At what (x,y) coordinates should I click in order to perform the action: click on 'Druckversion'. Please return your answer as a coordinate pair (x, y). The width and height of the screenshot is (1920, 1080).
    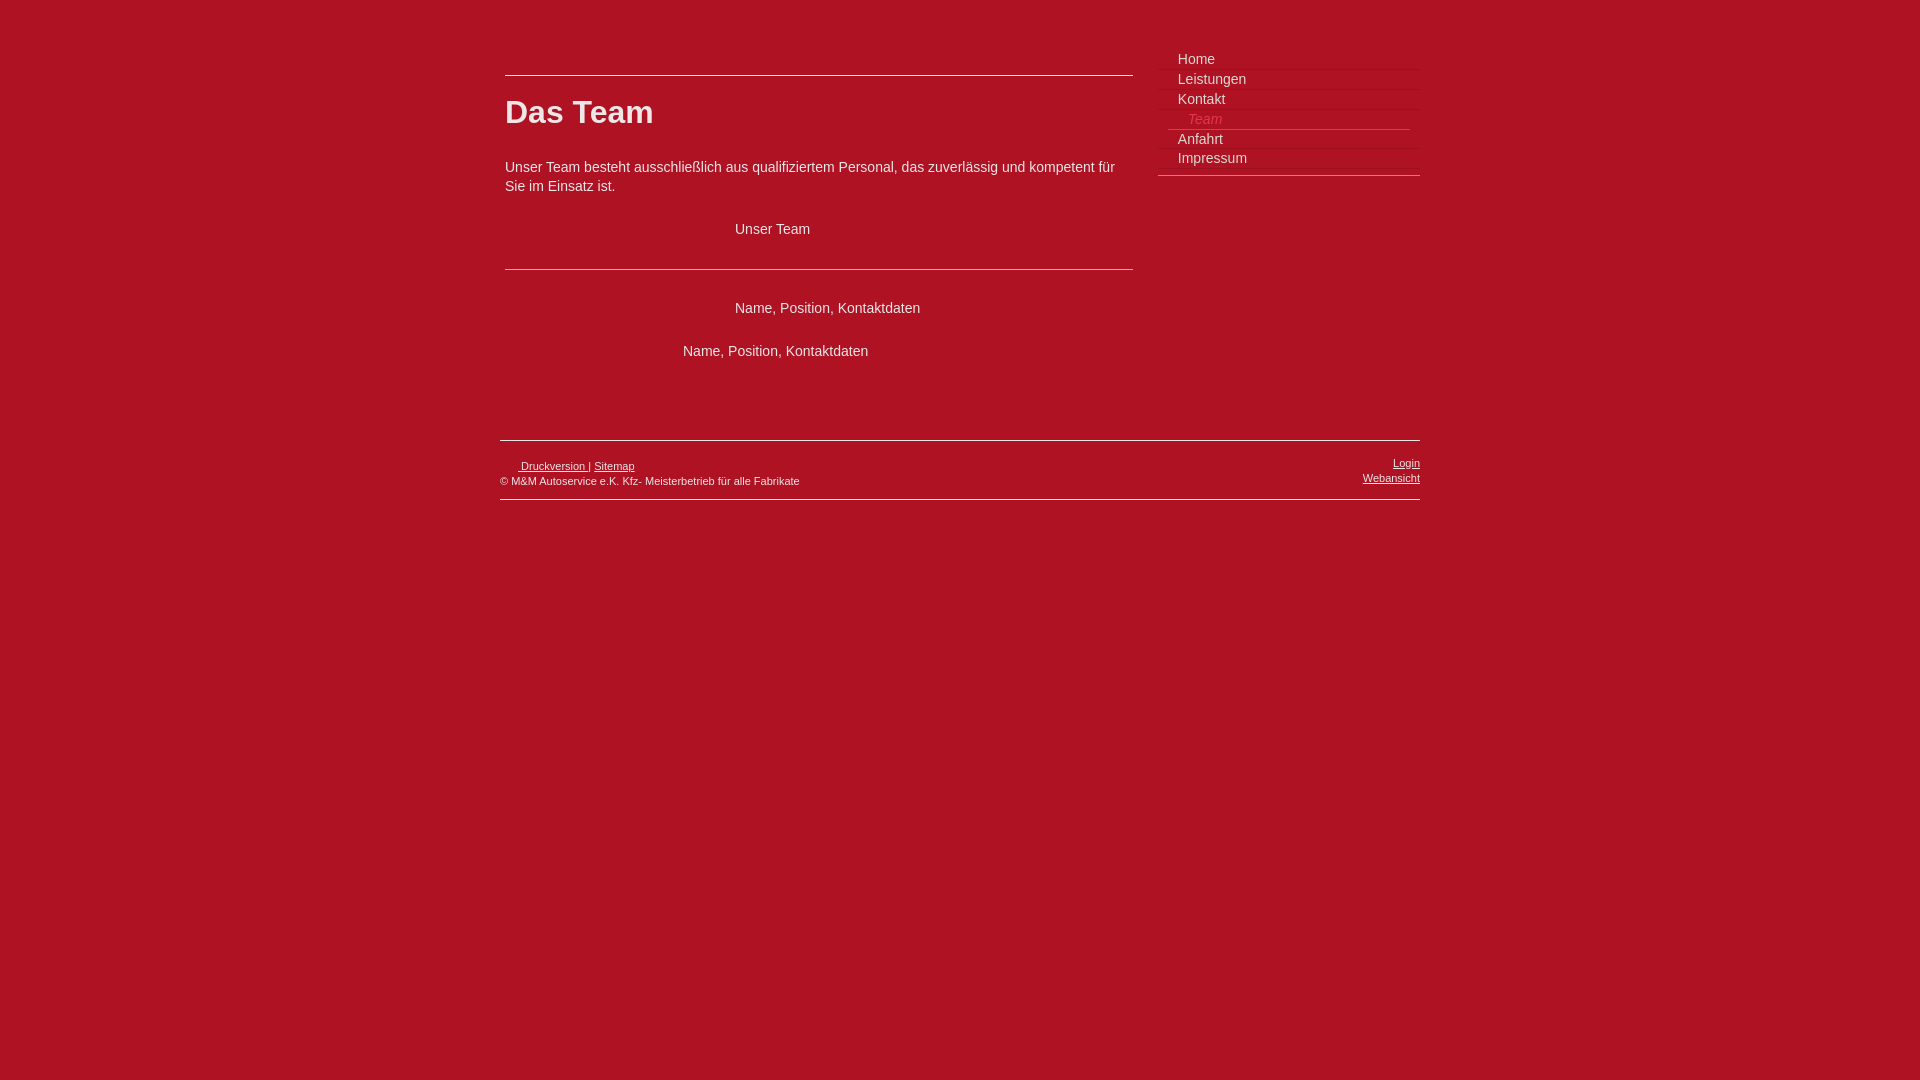
    Looking at the image, I should click on (543, 466).